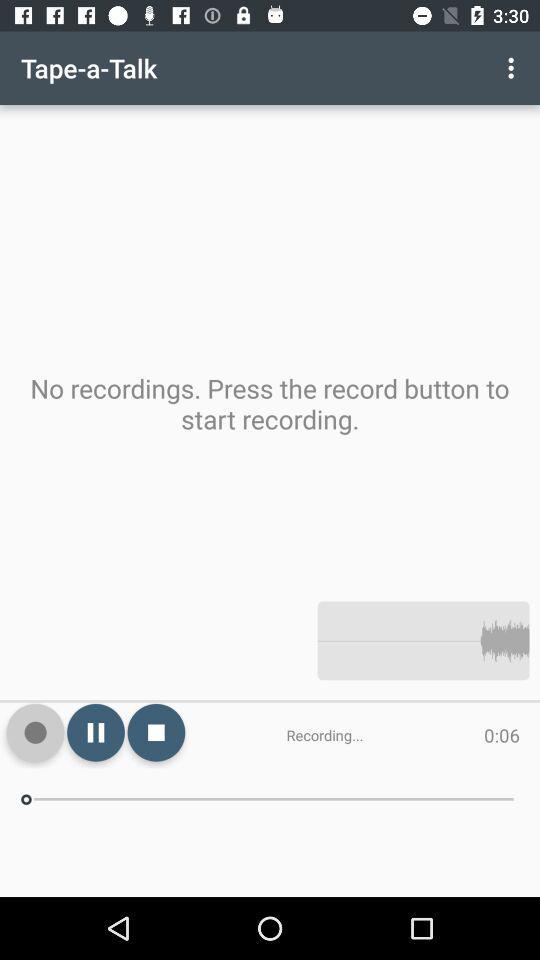 The image size is (540, 960). What do you see at coordinates (513, 68) in the screenshot?
I see `the icon next to tape-a-talk item` at bounding box center [513, 68].